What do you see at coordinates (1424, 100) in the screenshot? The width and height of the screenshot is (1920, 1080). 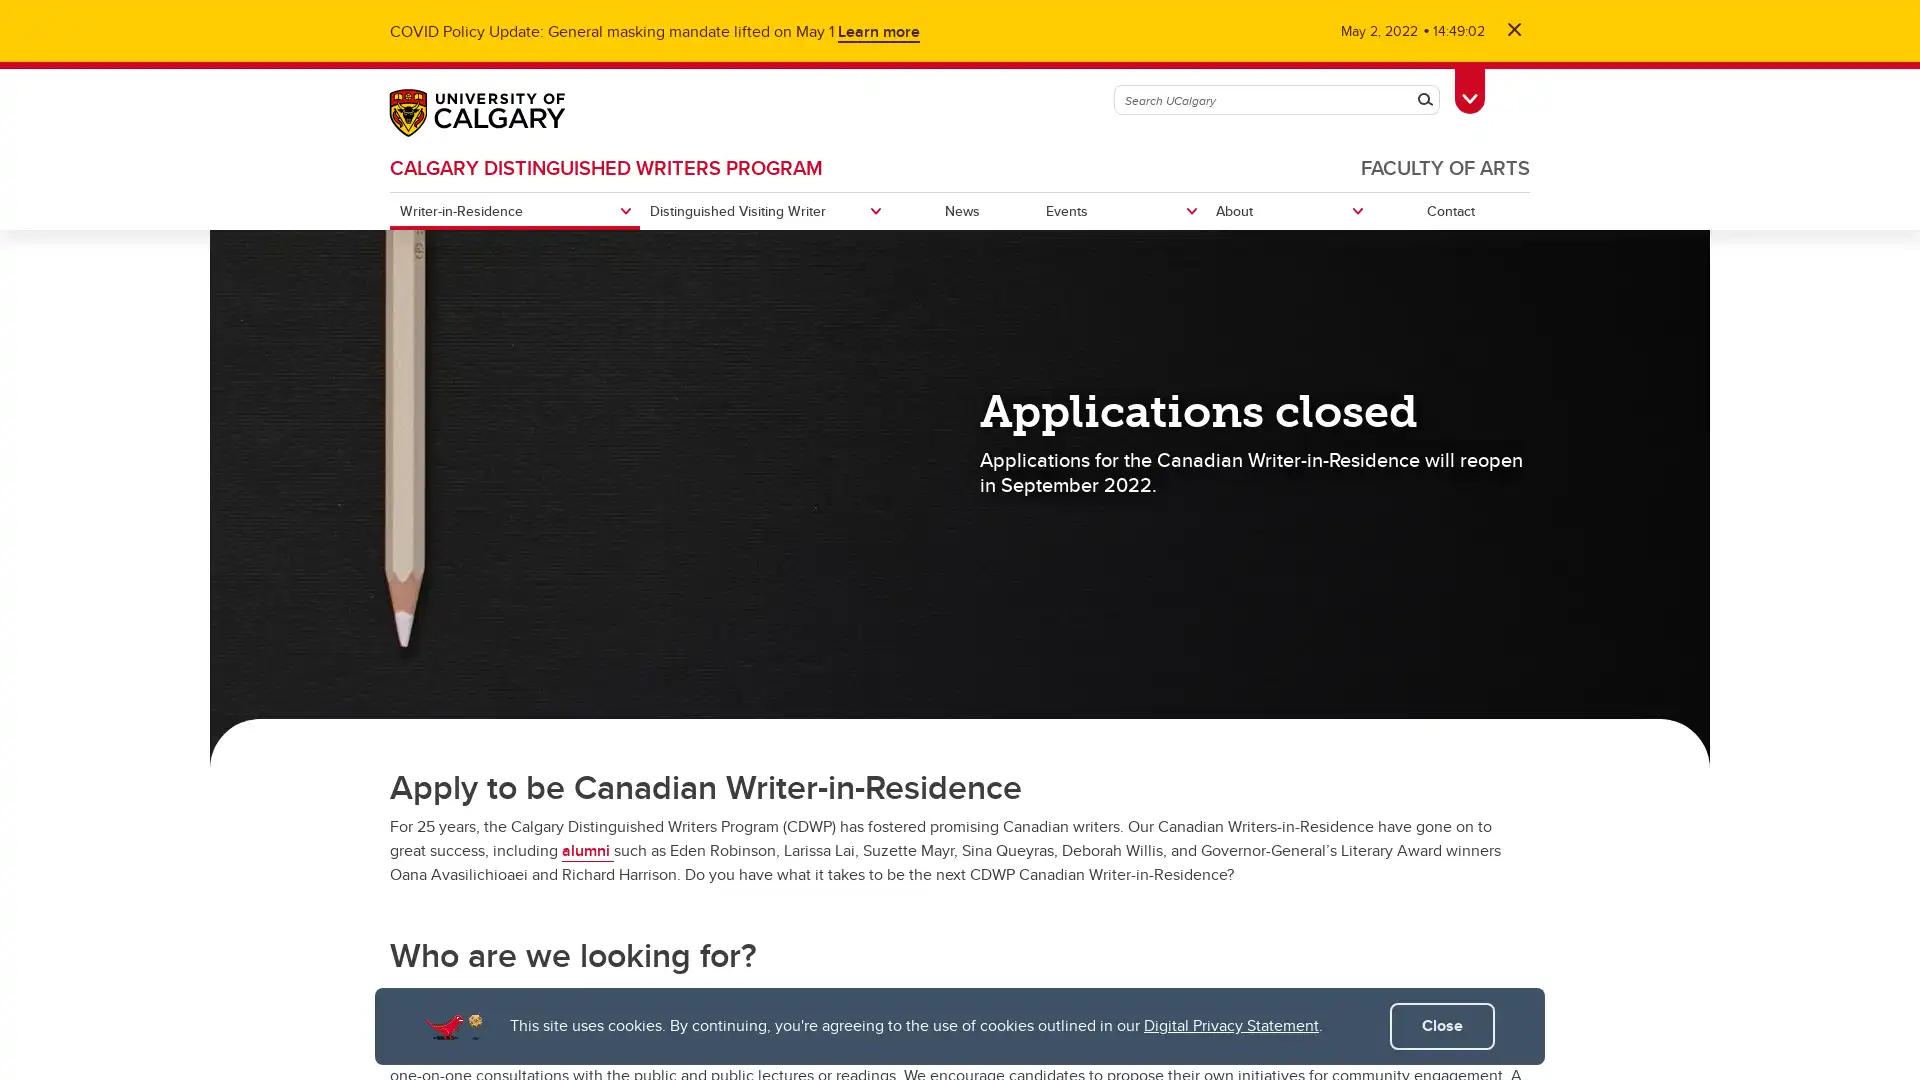 I see `Search` at bounding box center [1424, 100].